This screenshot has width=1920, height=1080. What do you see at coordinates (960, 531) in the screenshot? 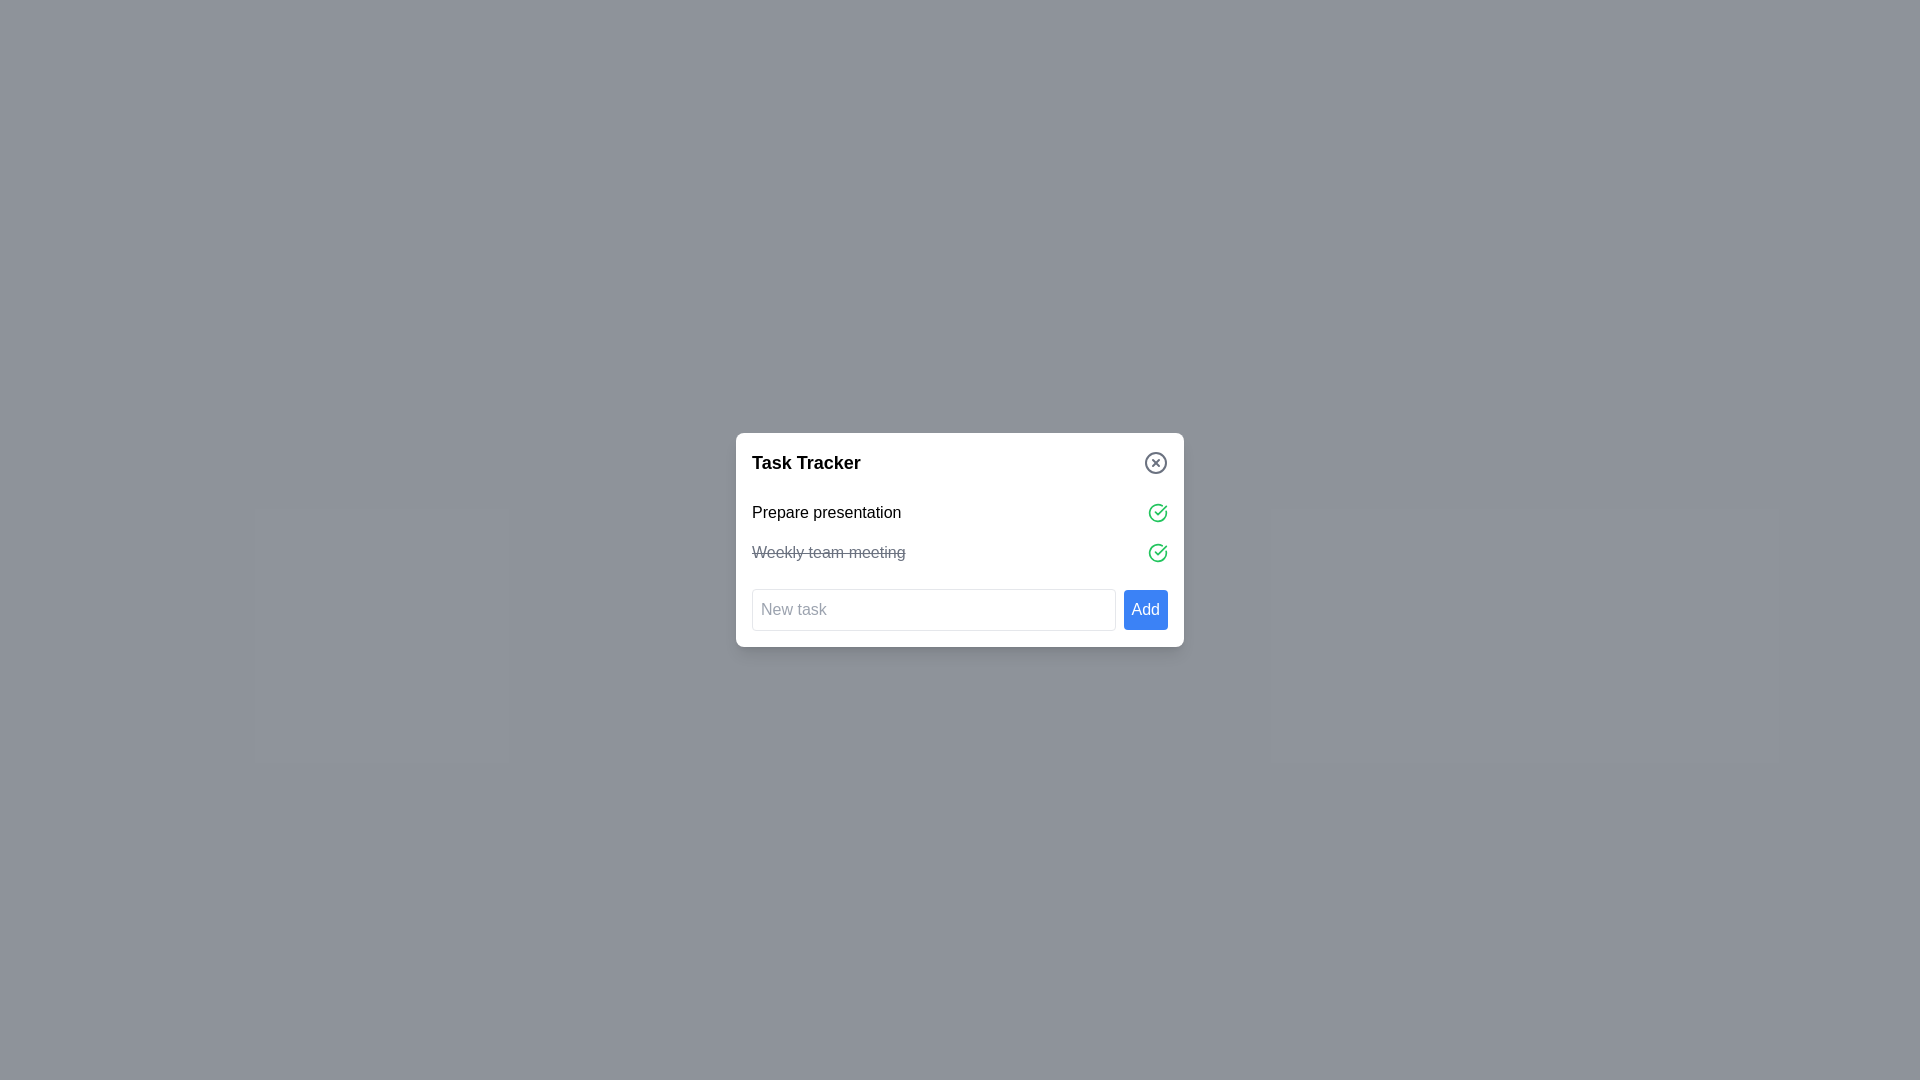
I see `the checkmark in the first task list item group of the 'Task Tracker' dialog` at bounding box center [960, 531].